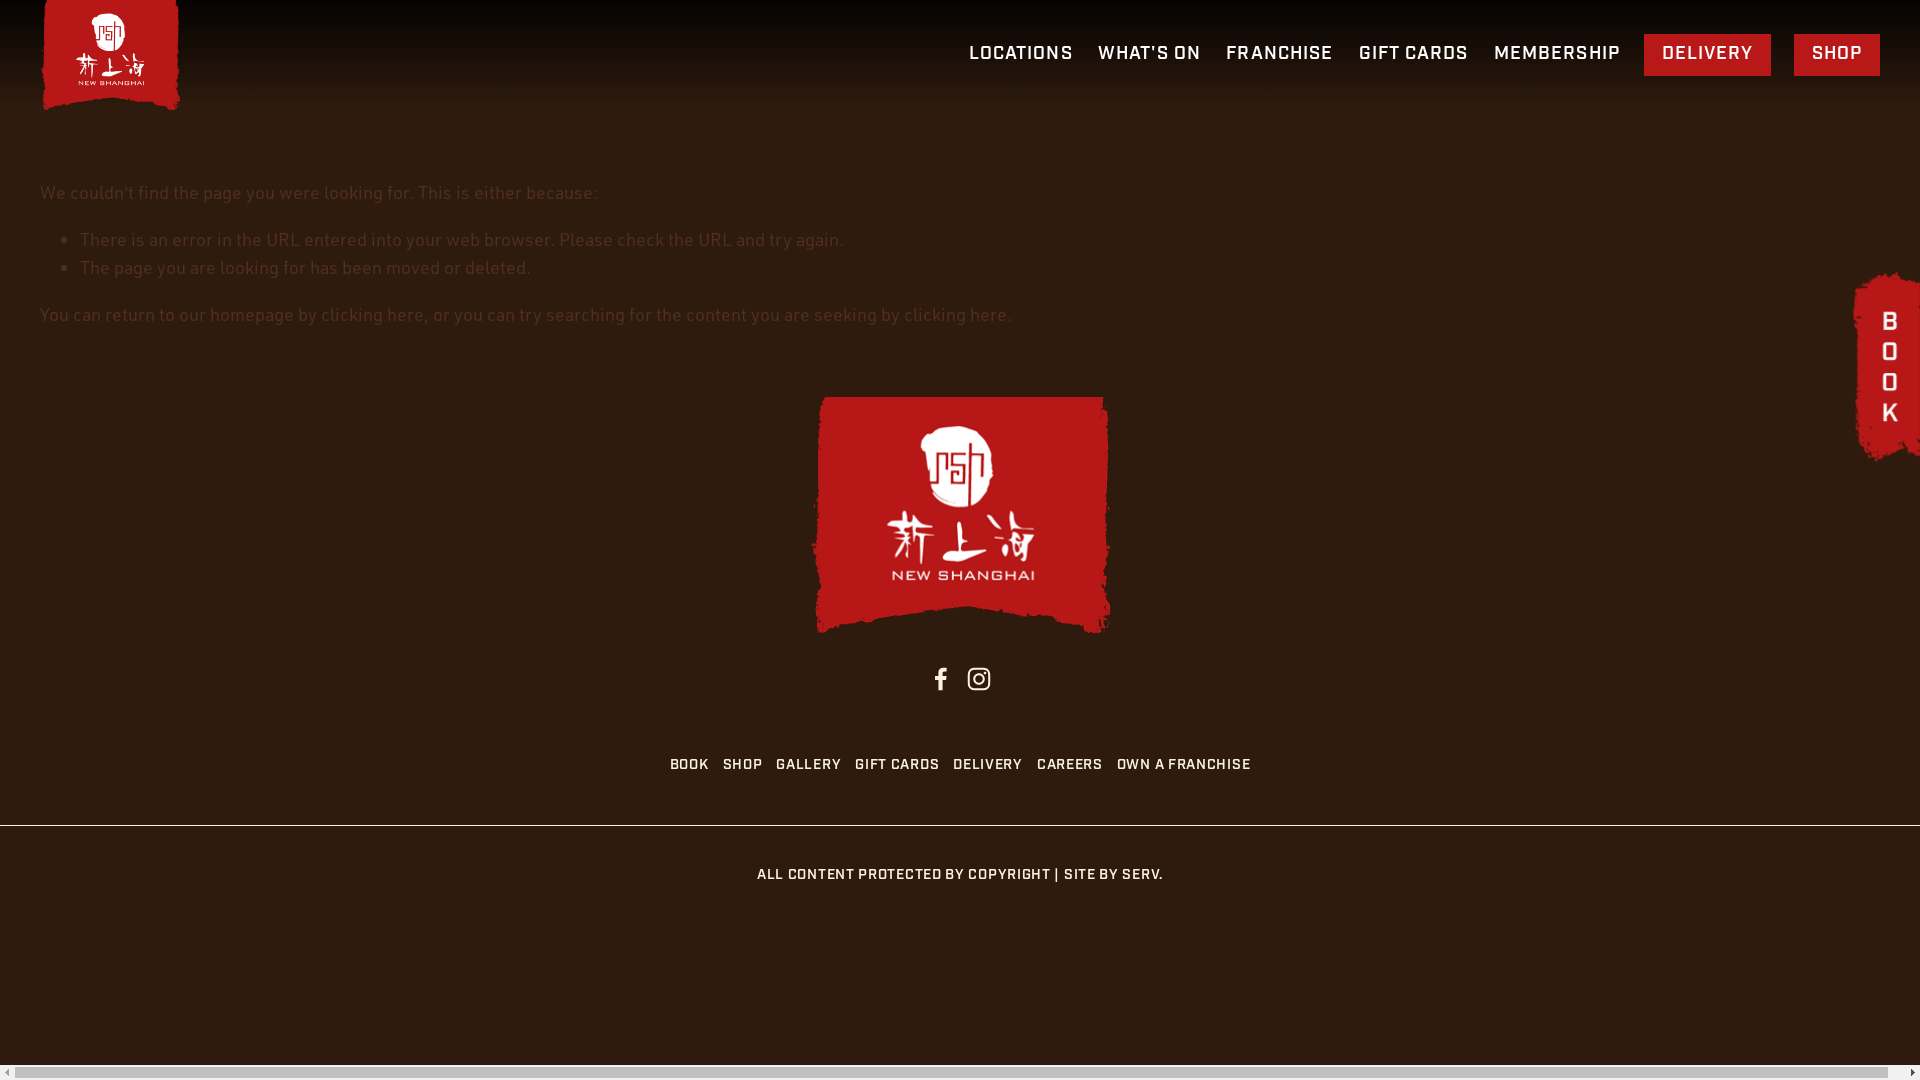 This screenshot has width=1920, height=1080. Describe the element at coordinates (1555, 53) in the screenshot. I see `'MEMBERSHIP'` at that location.